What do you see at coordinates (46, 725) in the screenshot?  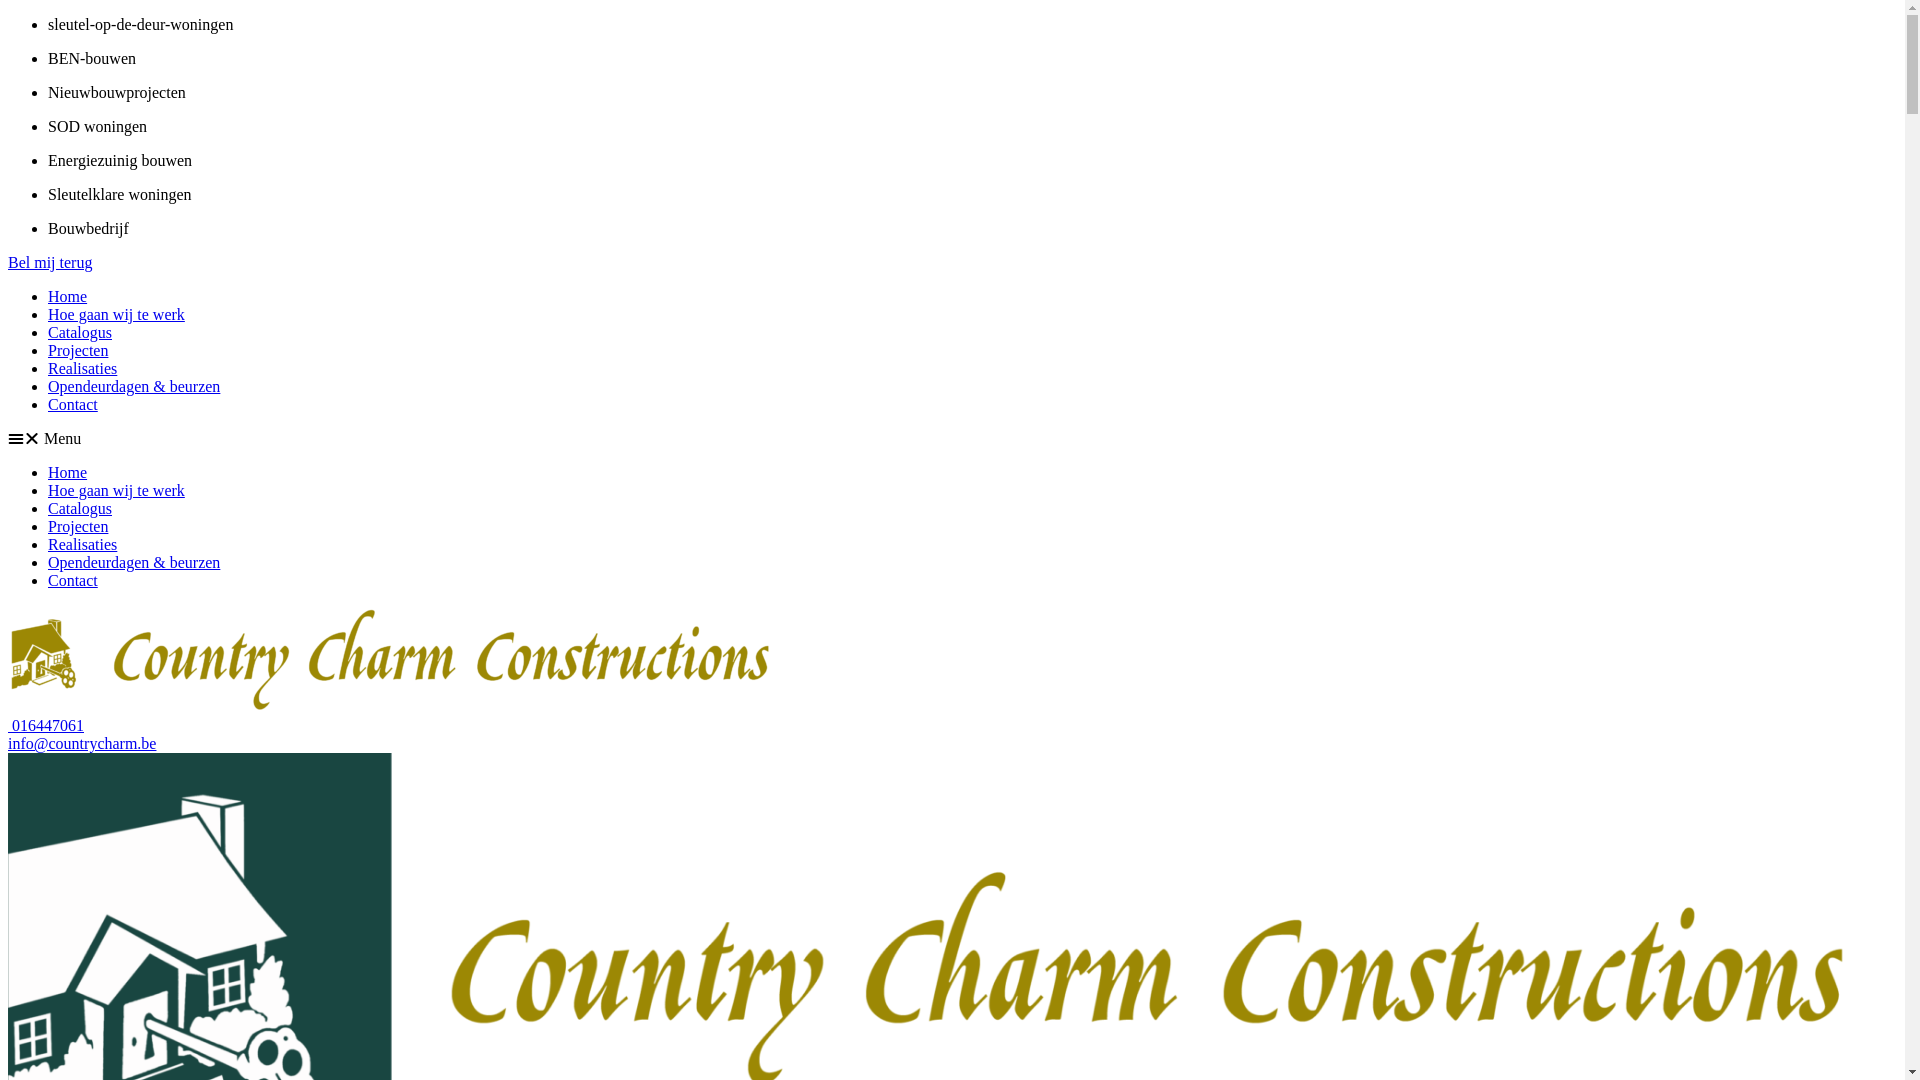 I see `' 016447061'` at bounding box center [46, 725].